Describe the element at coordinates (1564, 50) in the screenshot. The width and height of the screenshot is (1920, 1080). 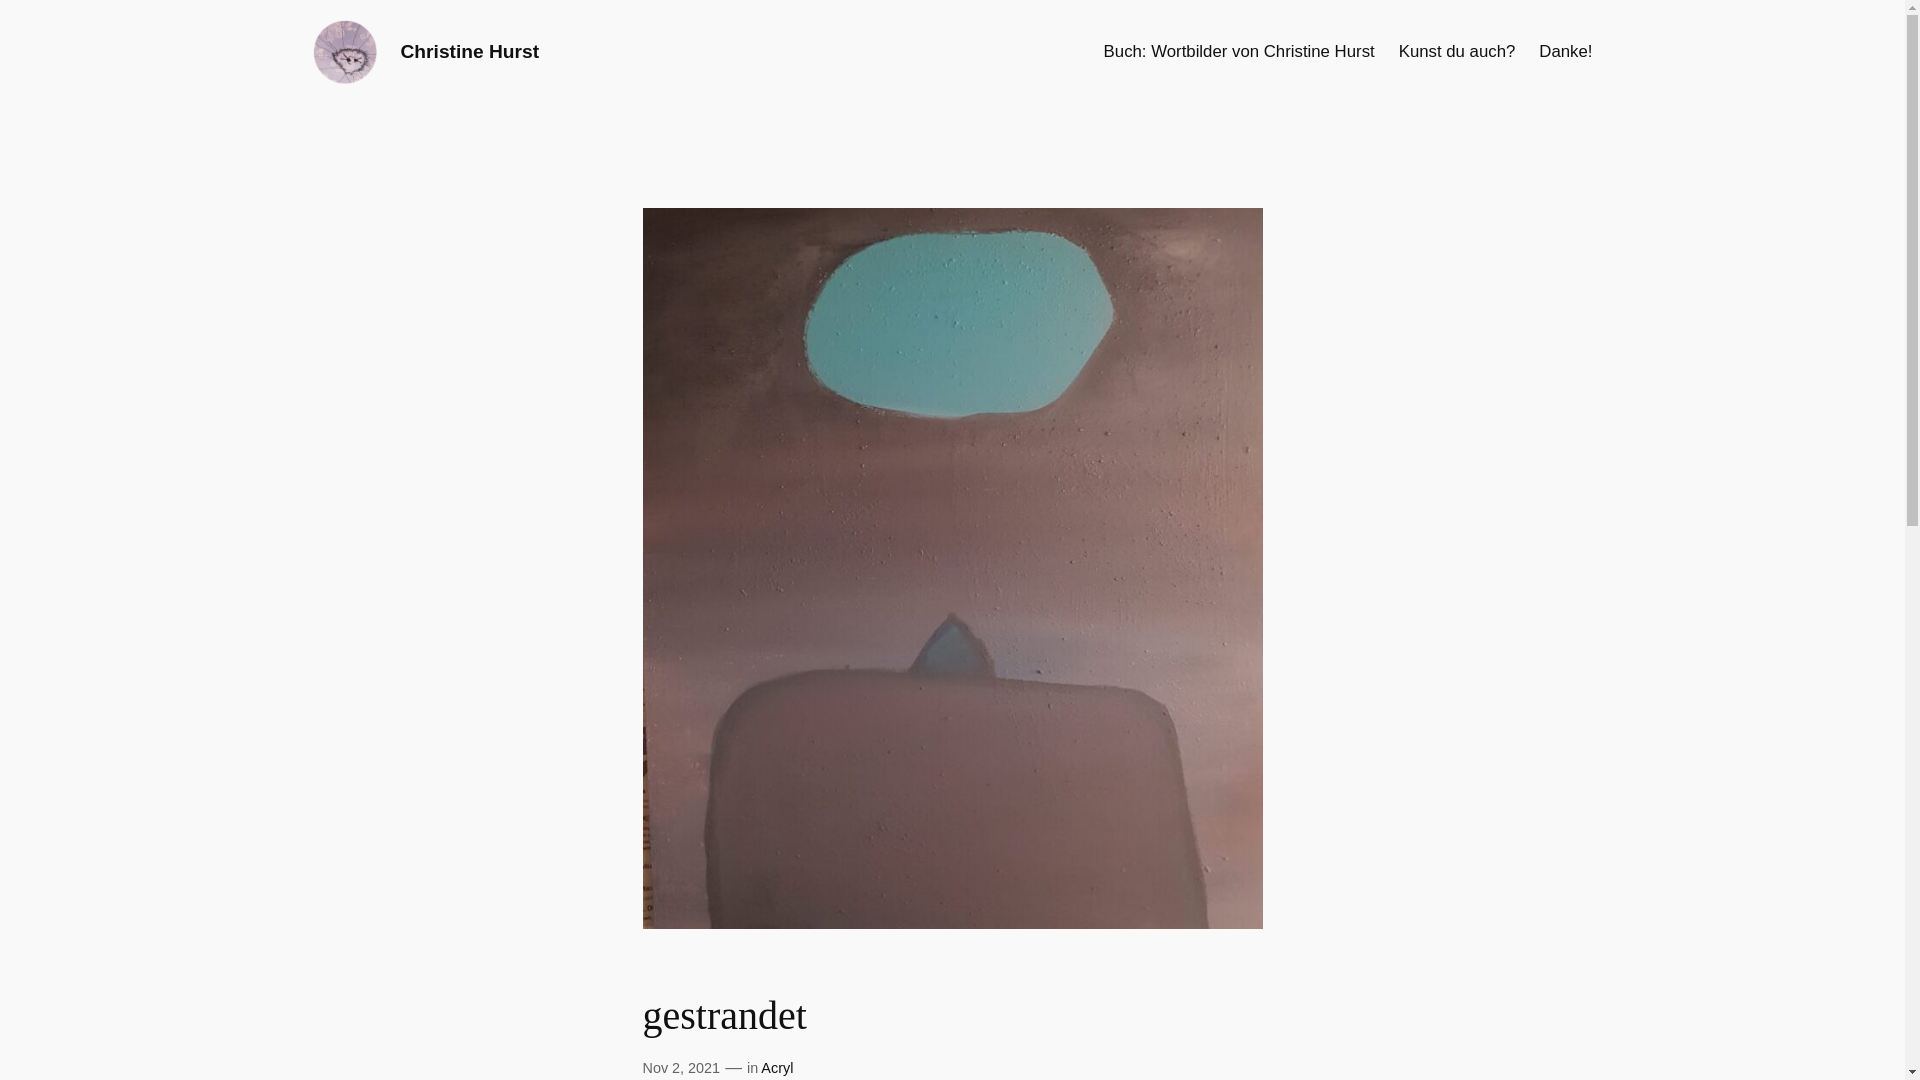
I see `'Danke!'` at that location.